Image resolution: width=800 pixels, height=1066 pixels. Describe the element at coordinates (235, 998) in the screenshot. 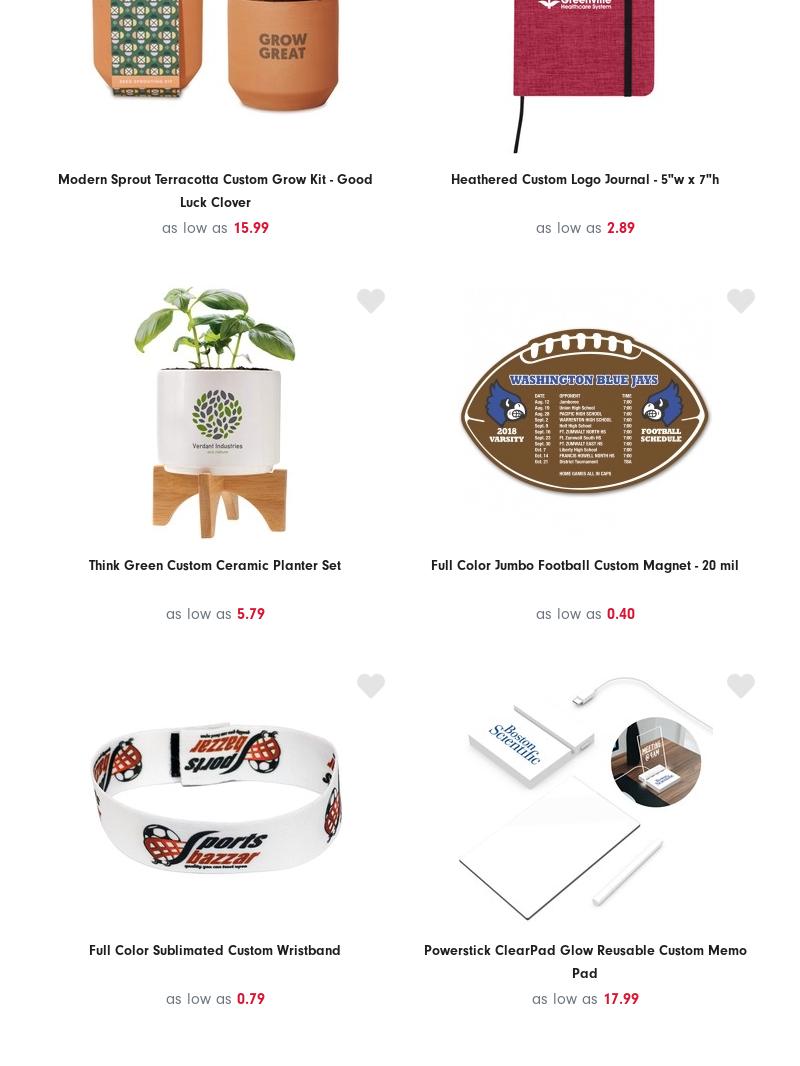

I see `'0.79'` at that location.